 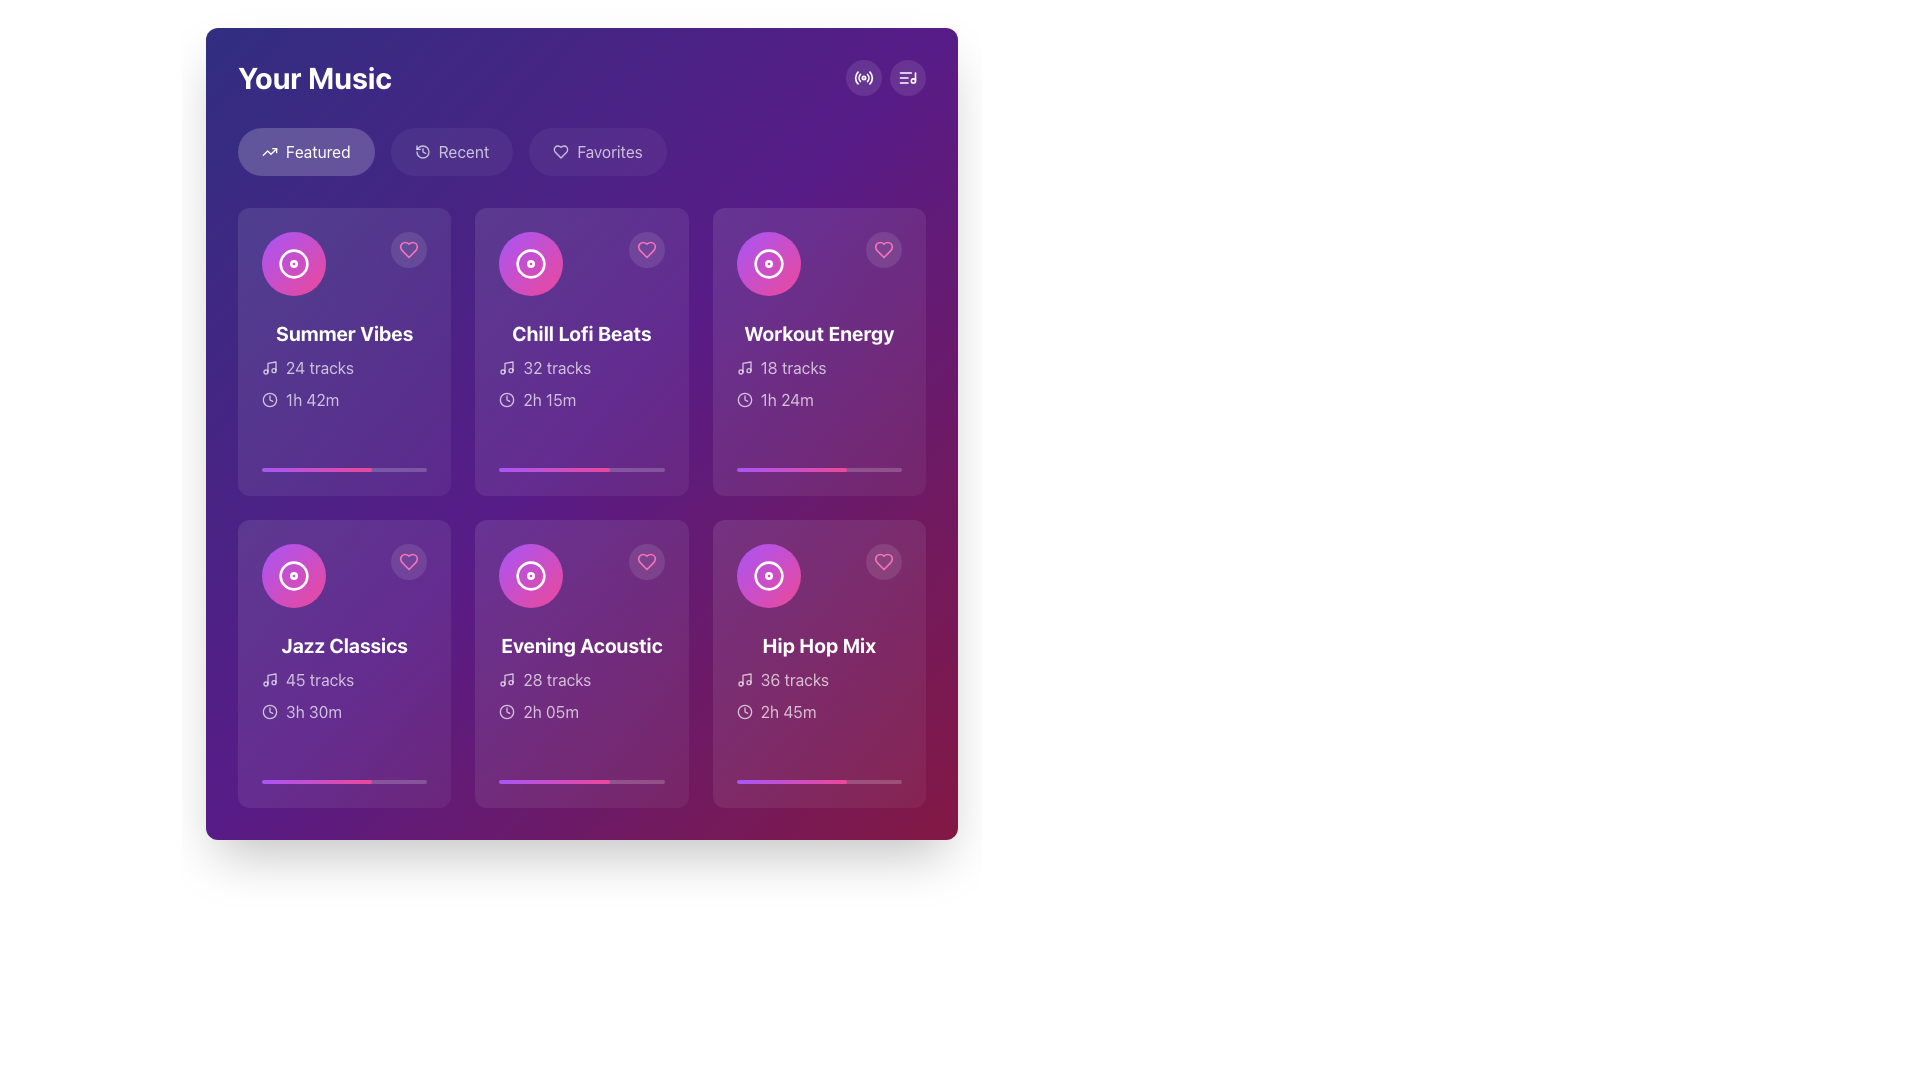 What do you see at coordinates (580, 333) in the screenshot?
I see `the text label that reads 'Chill Lofi Beats' in bold white typography, located within a purple card under 'Your Music', positioned below a circular icon` at bounding box center [580, 333].